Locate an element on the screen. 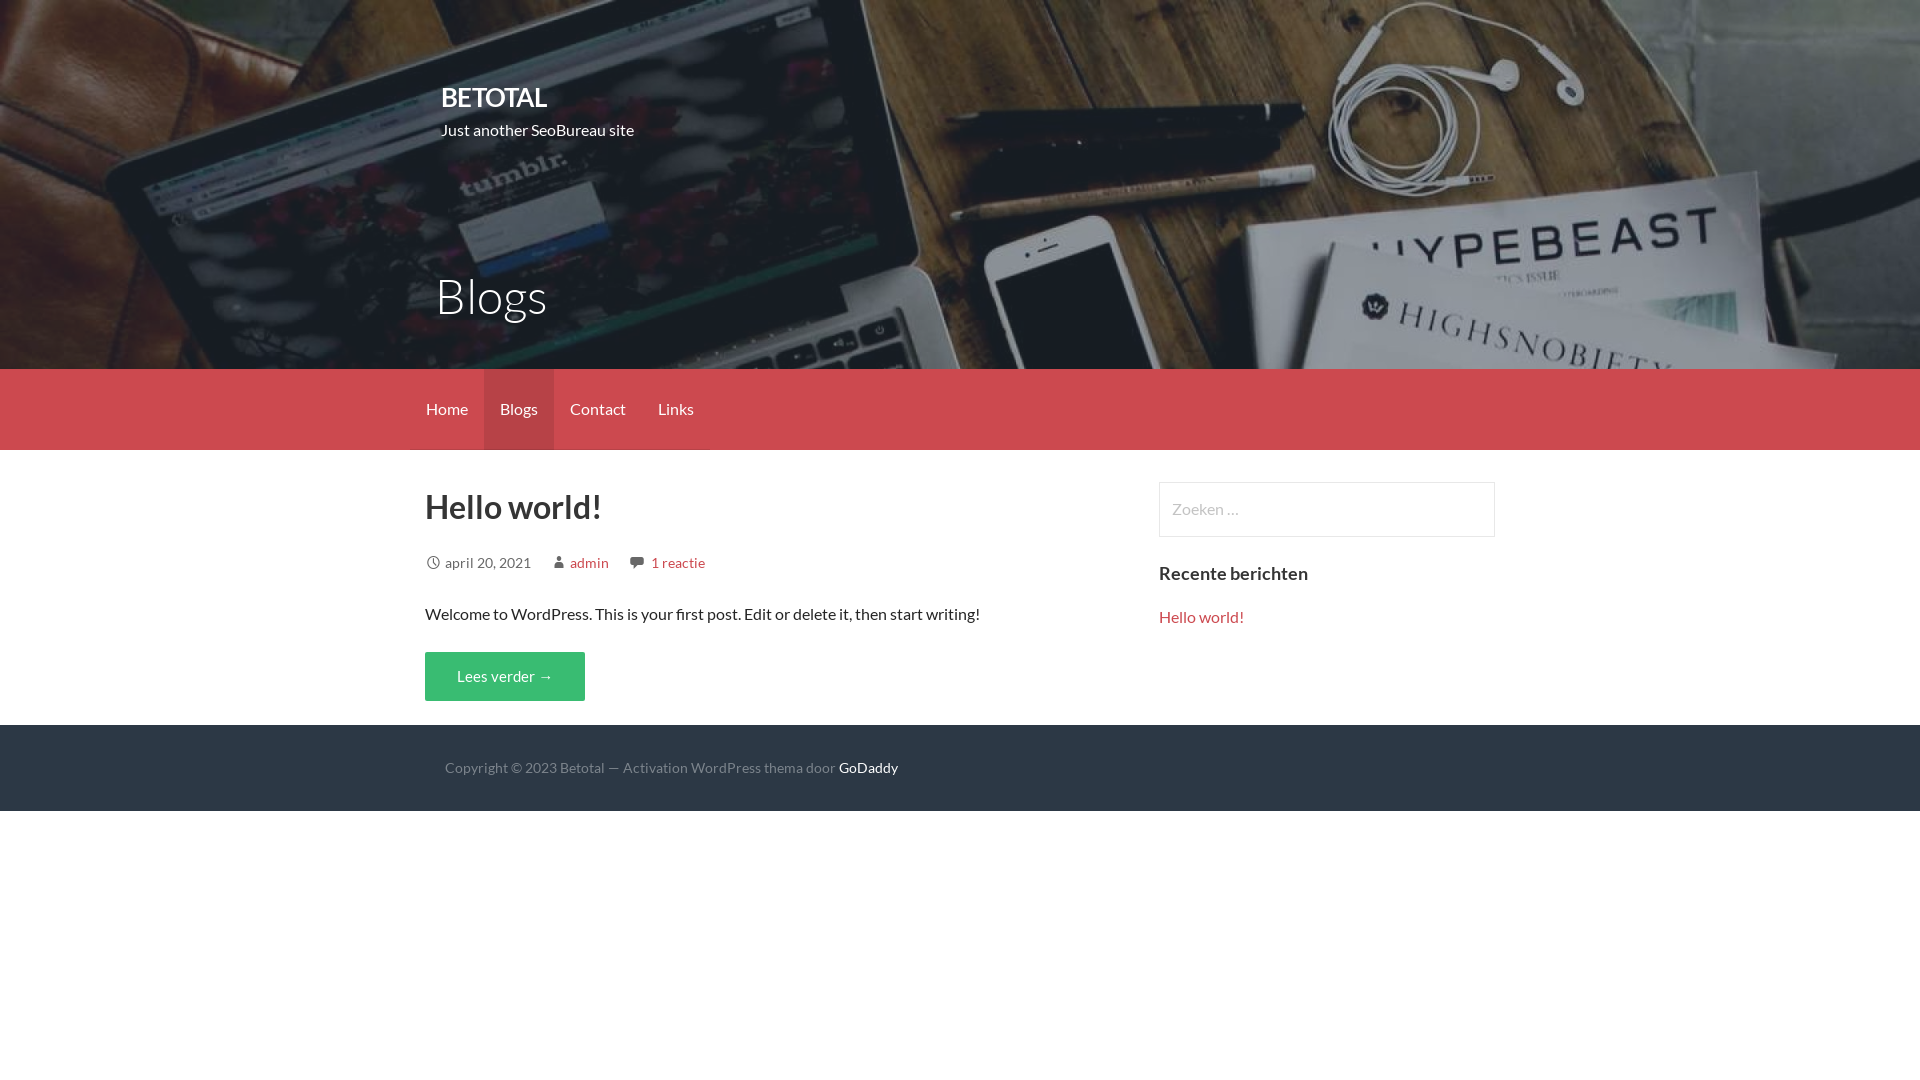  '1 reactie' is located at coordinates (677, 562).